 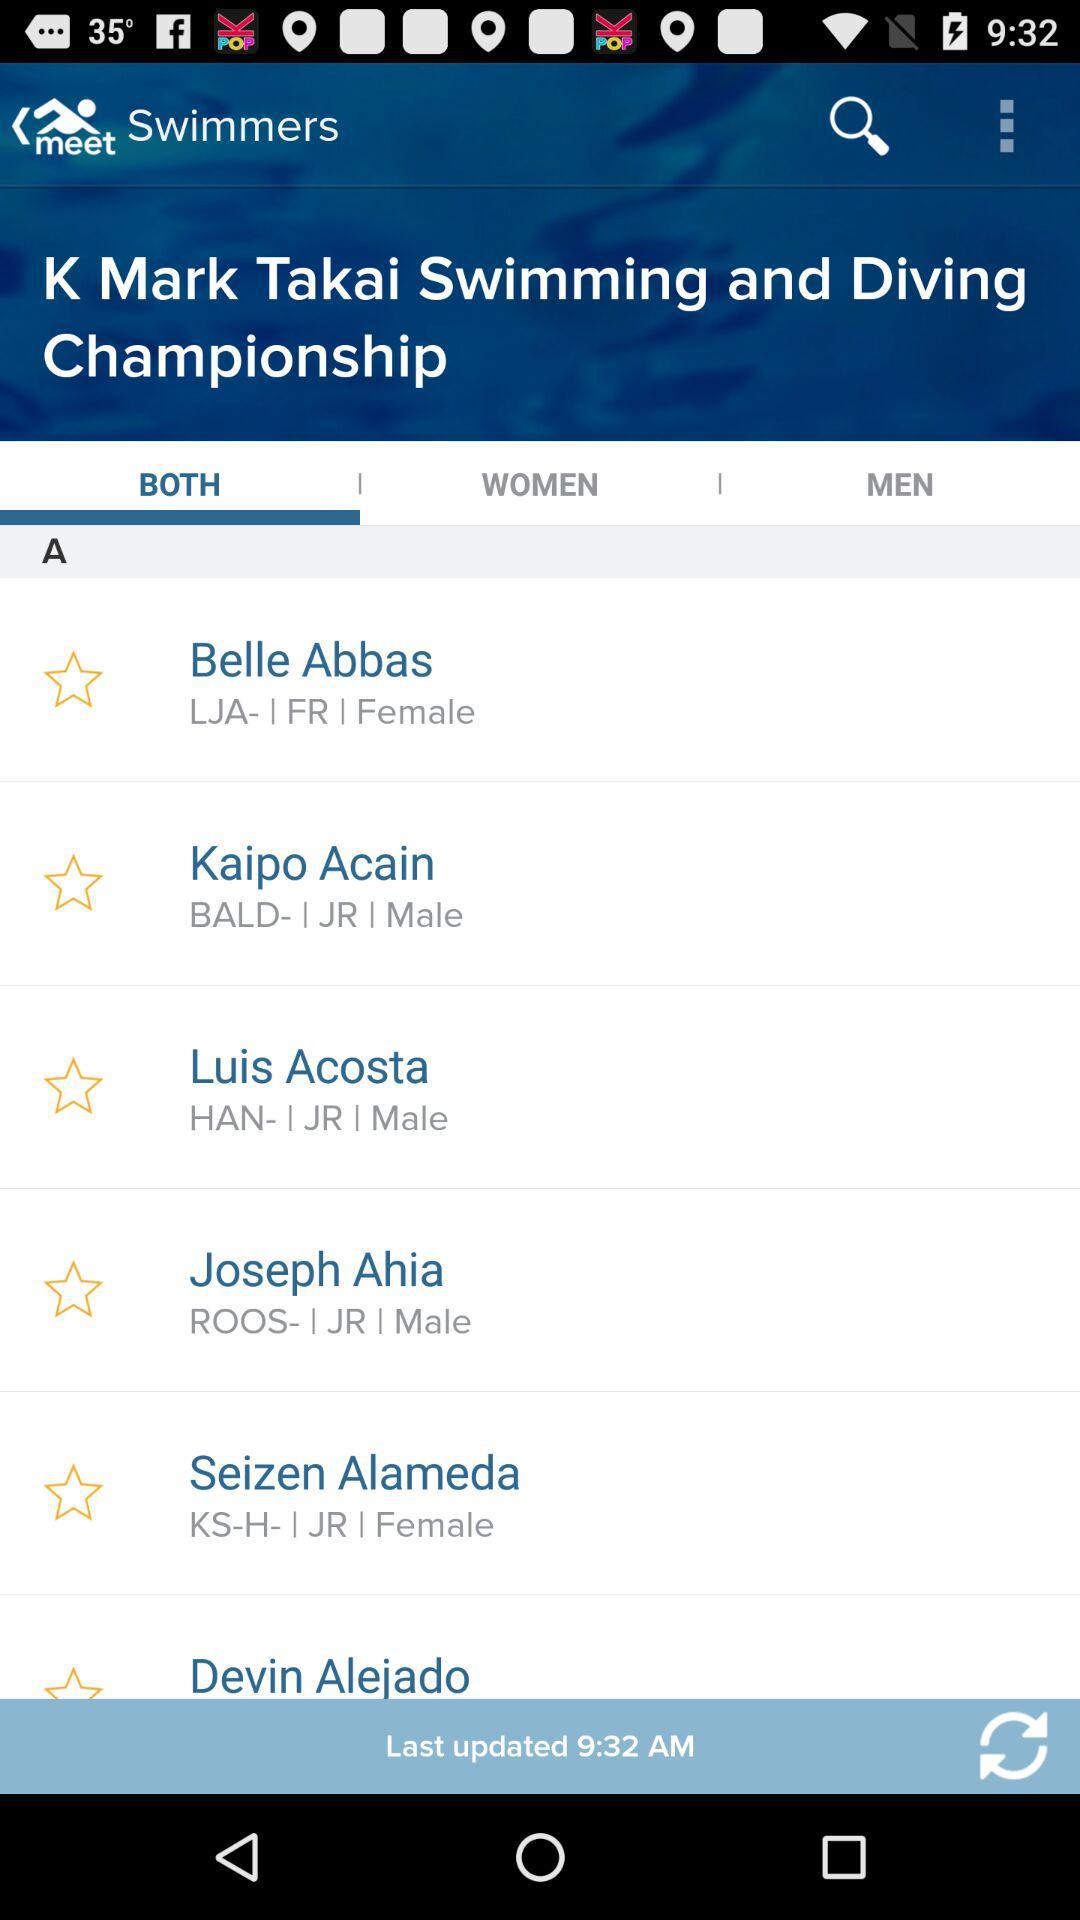 I want to click on kaipo acain, so click(x=623, y=861).